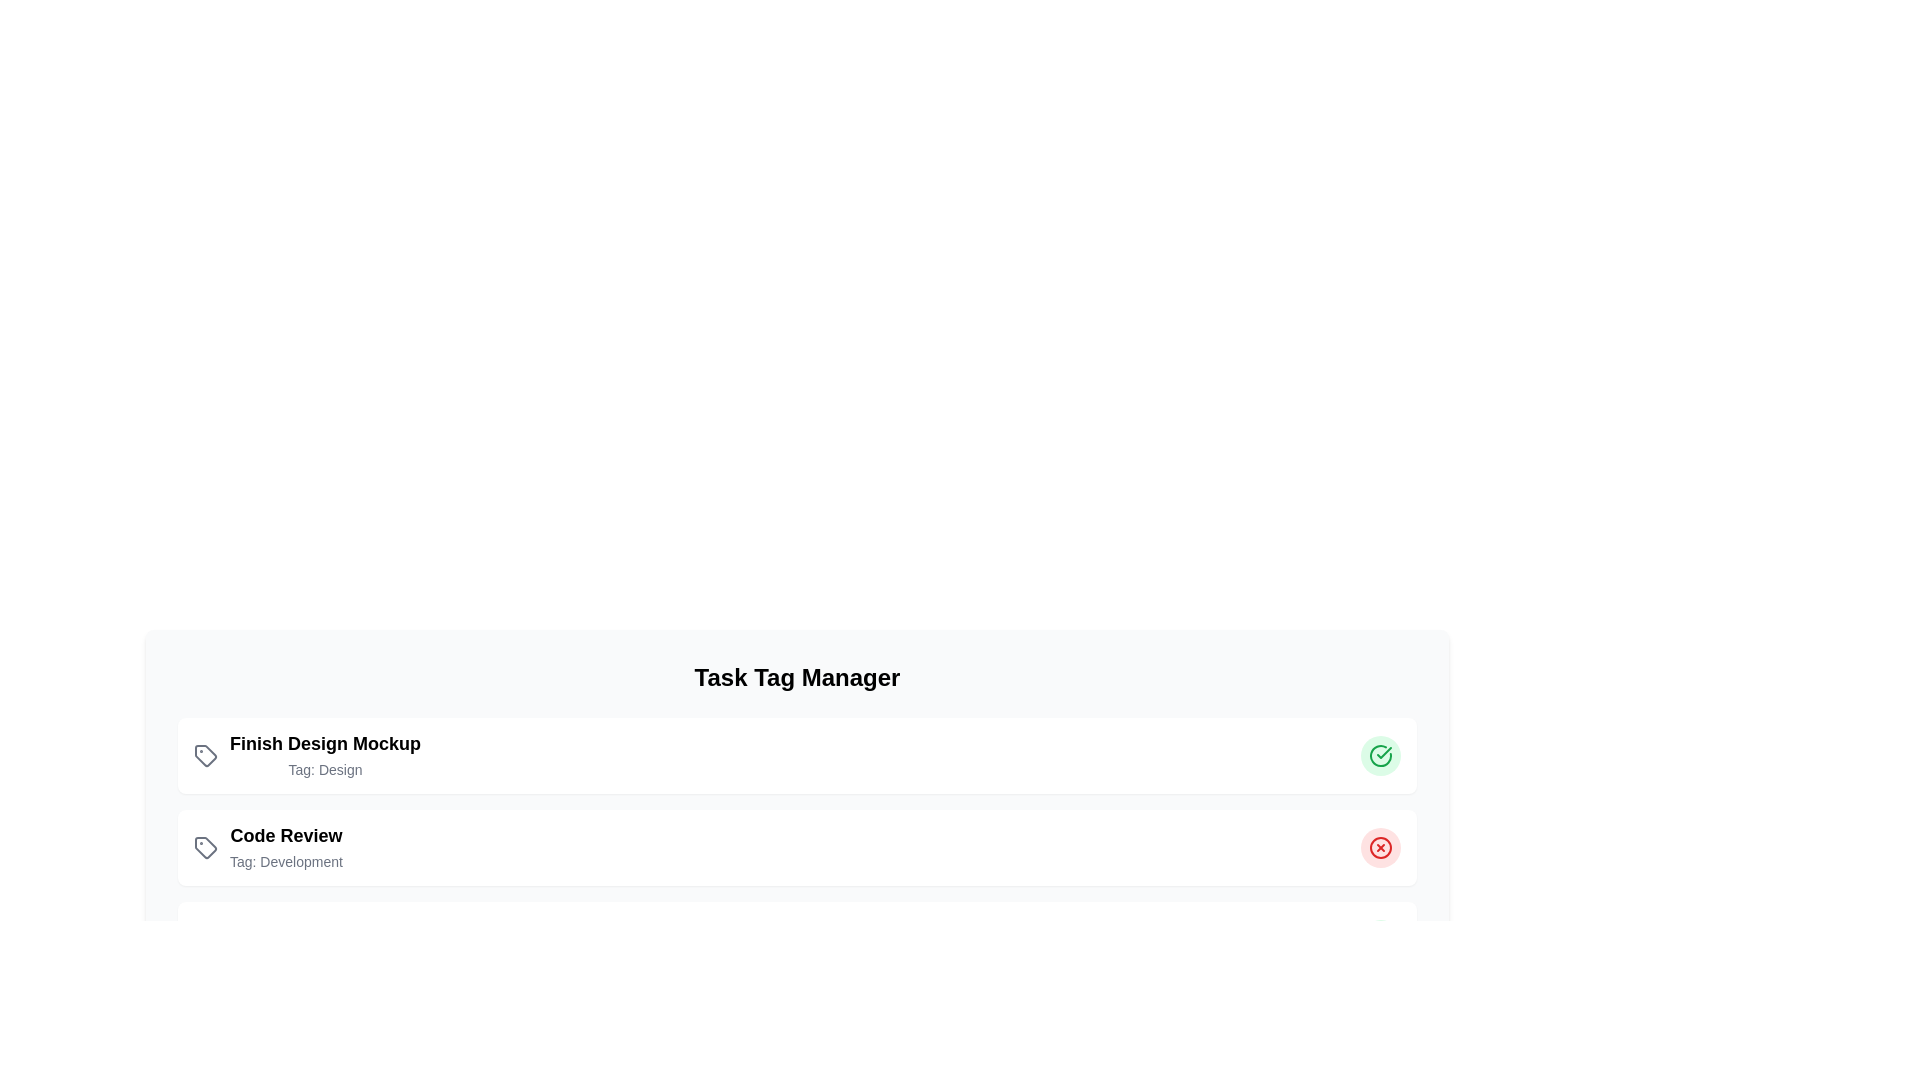  I want to click on the action button located at the far right of the first row, which is associated with marking the task 'Finish Design Mockup' as completed, so click(1380, 756).